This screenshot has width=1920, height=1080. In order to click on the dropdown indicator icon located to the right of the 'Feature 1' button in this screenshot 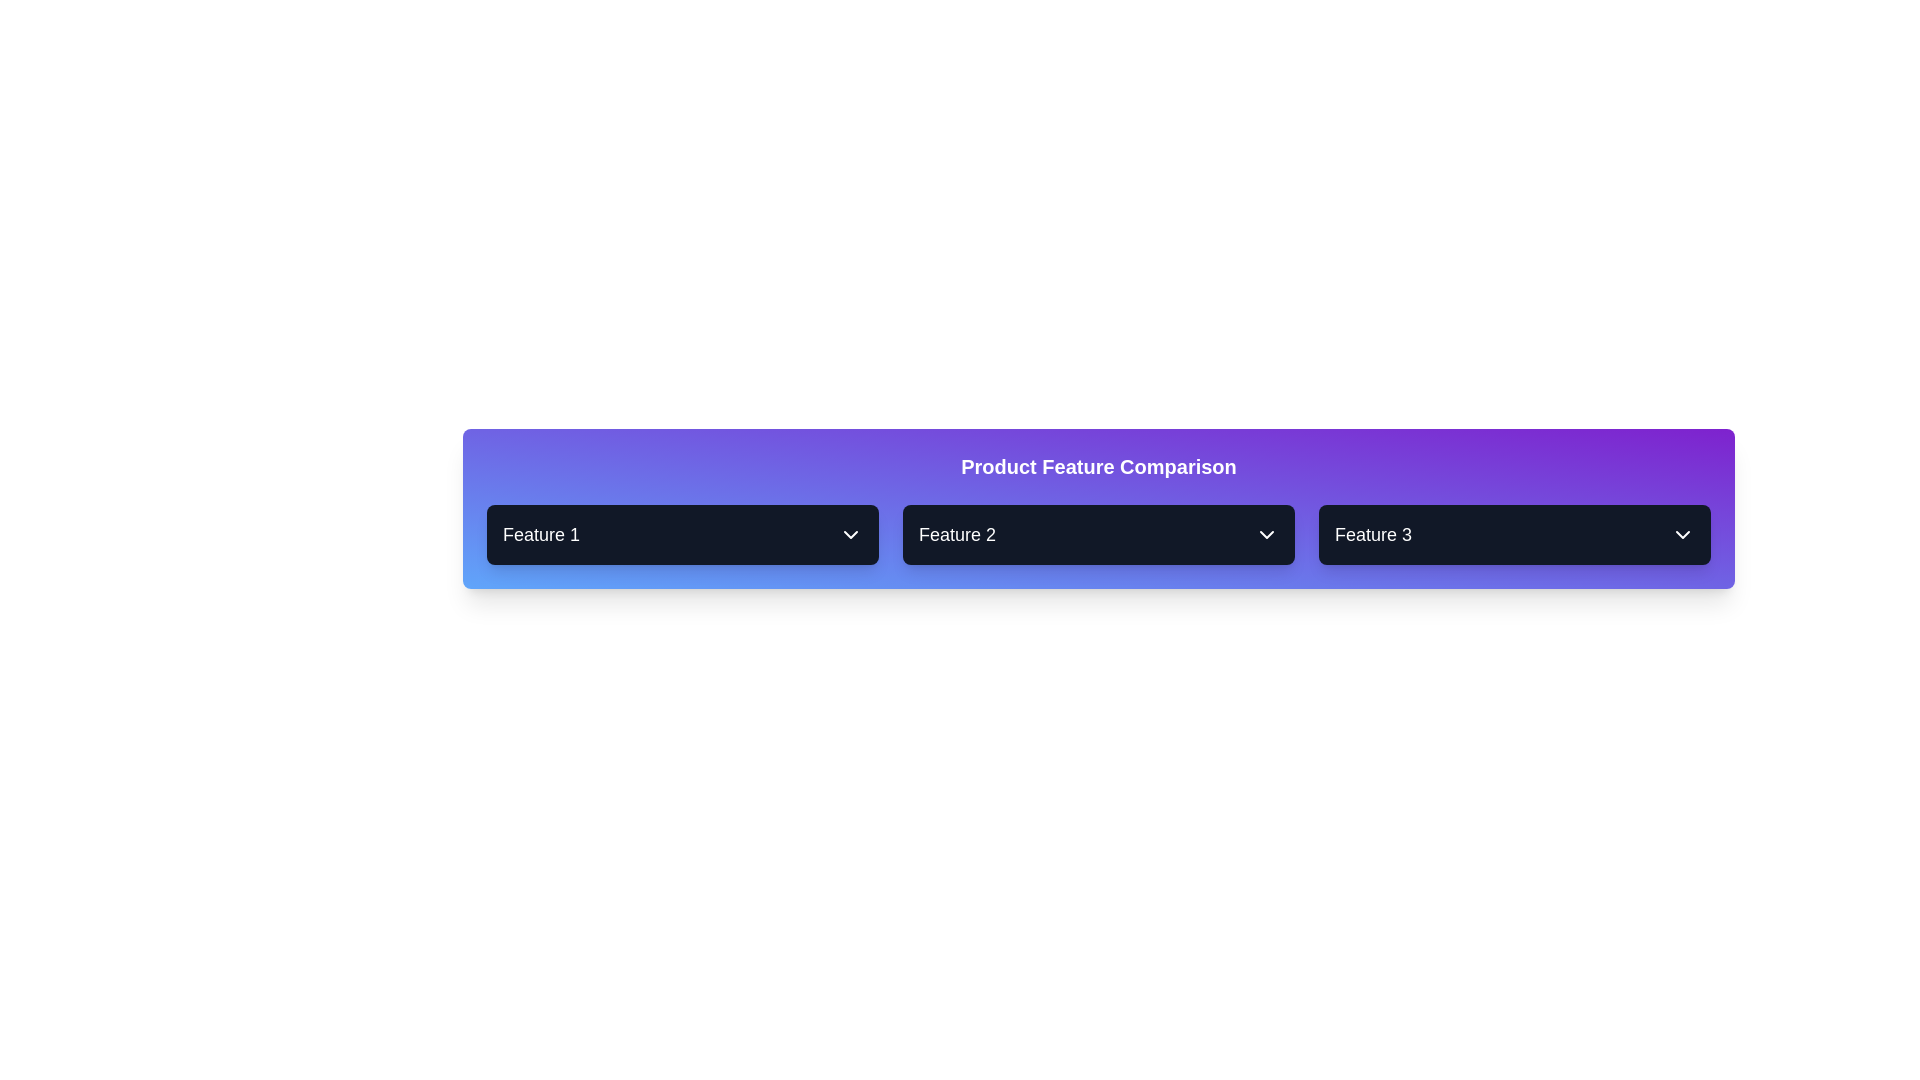, I will do `click(850, 534)`.